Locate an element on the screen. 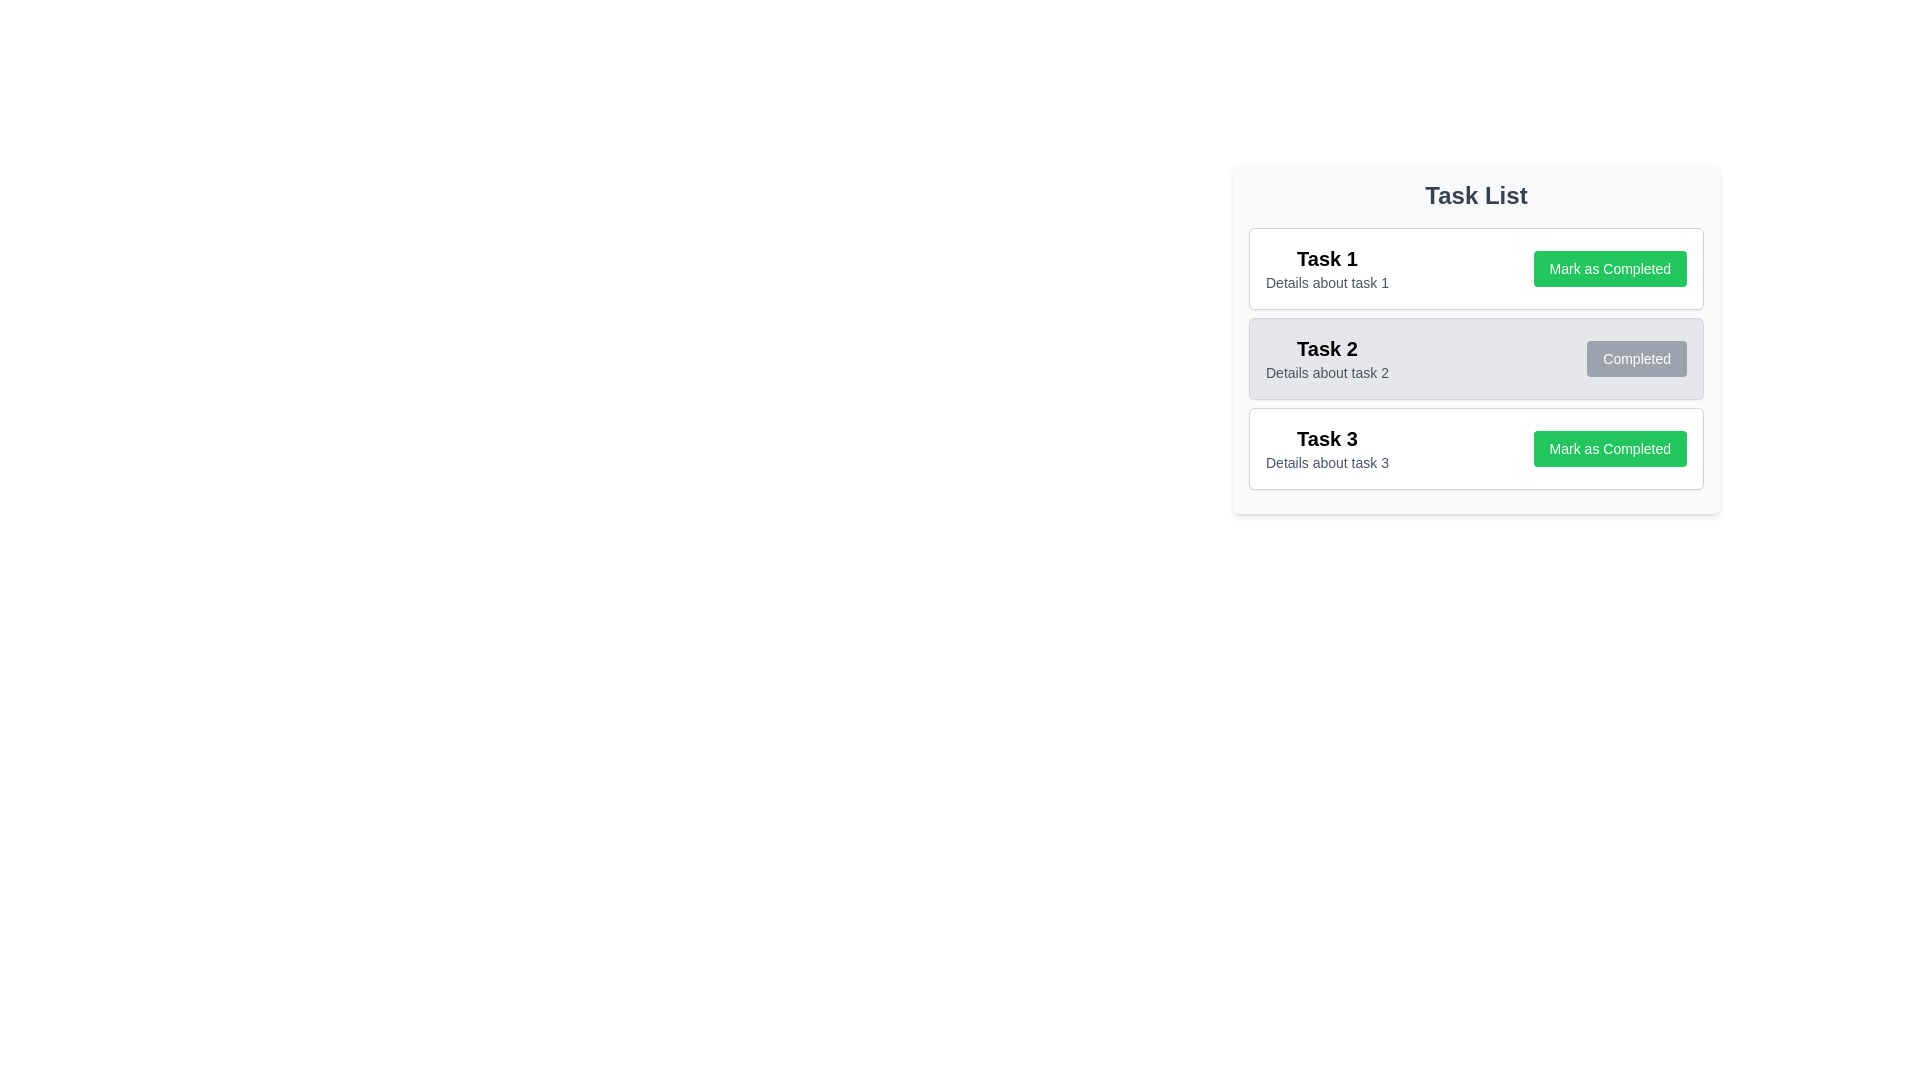 The width and height of the screenshot is (1920, 1080). the 'mark as completed' button for Task 3 is located at coordinates (1610, 447).